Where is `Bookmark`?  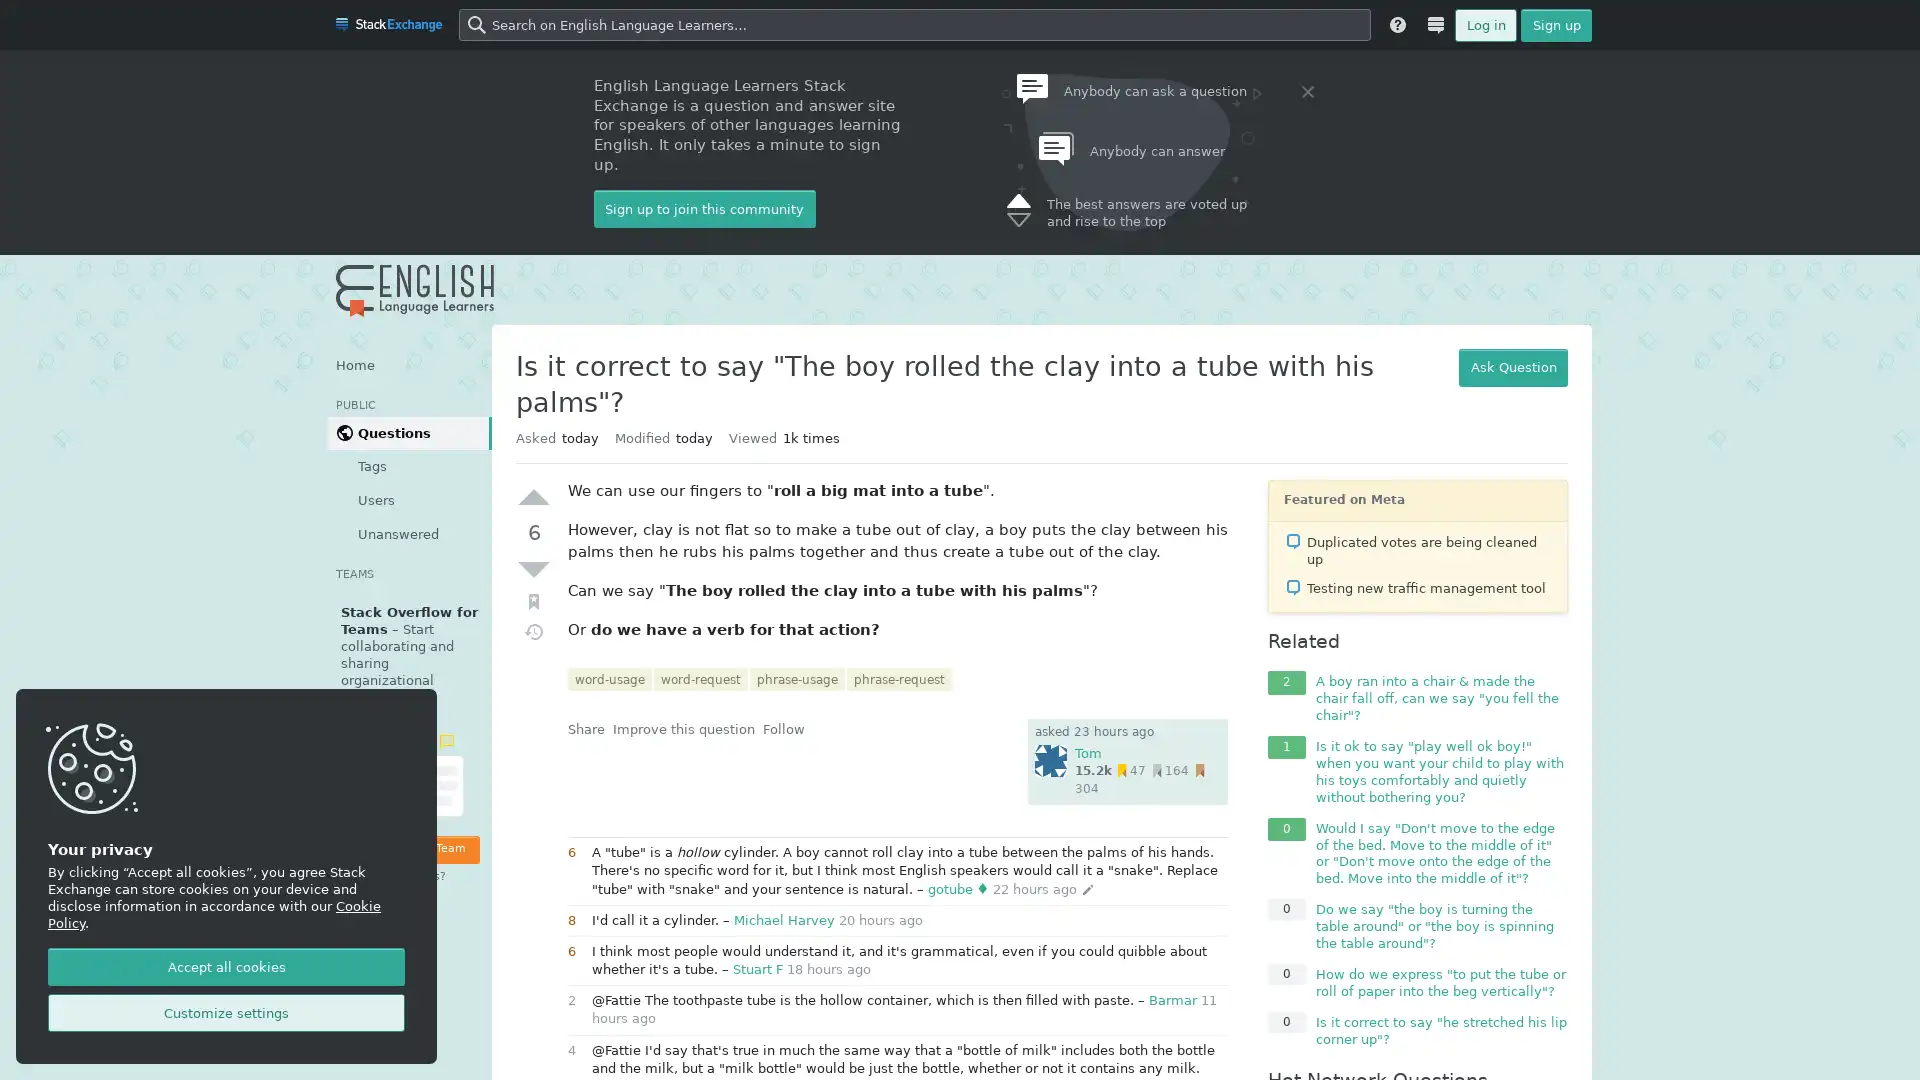
Bookmark is located at coordinates (533, 600).